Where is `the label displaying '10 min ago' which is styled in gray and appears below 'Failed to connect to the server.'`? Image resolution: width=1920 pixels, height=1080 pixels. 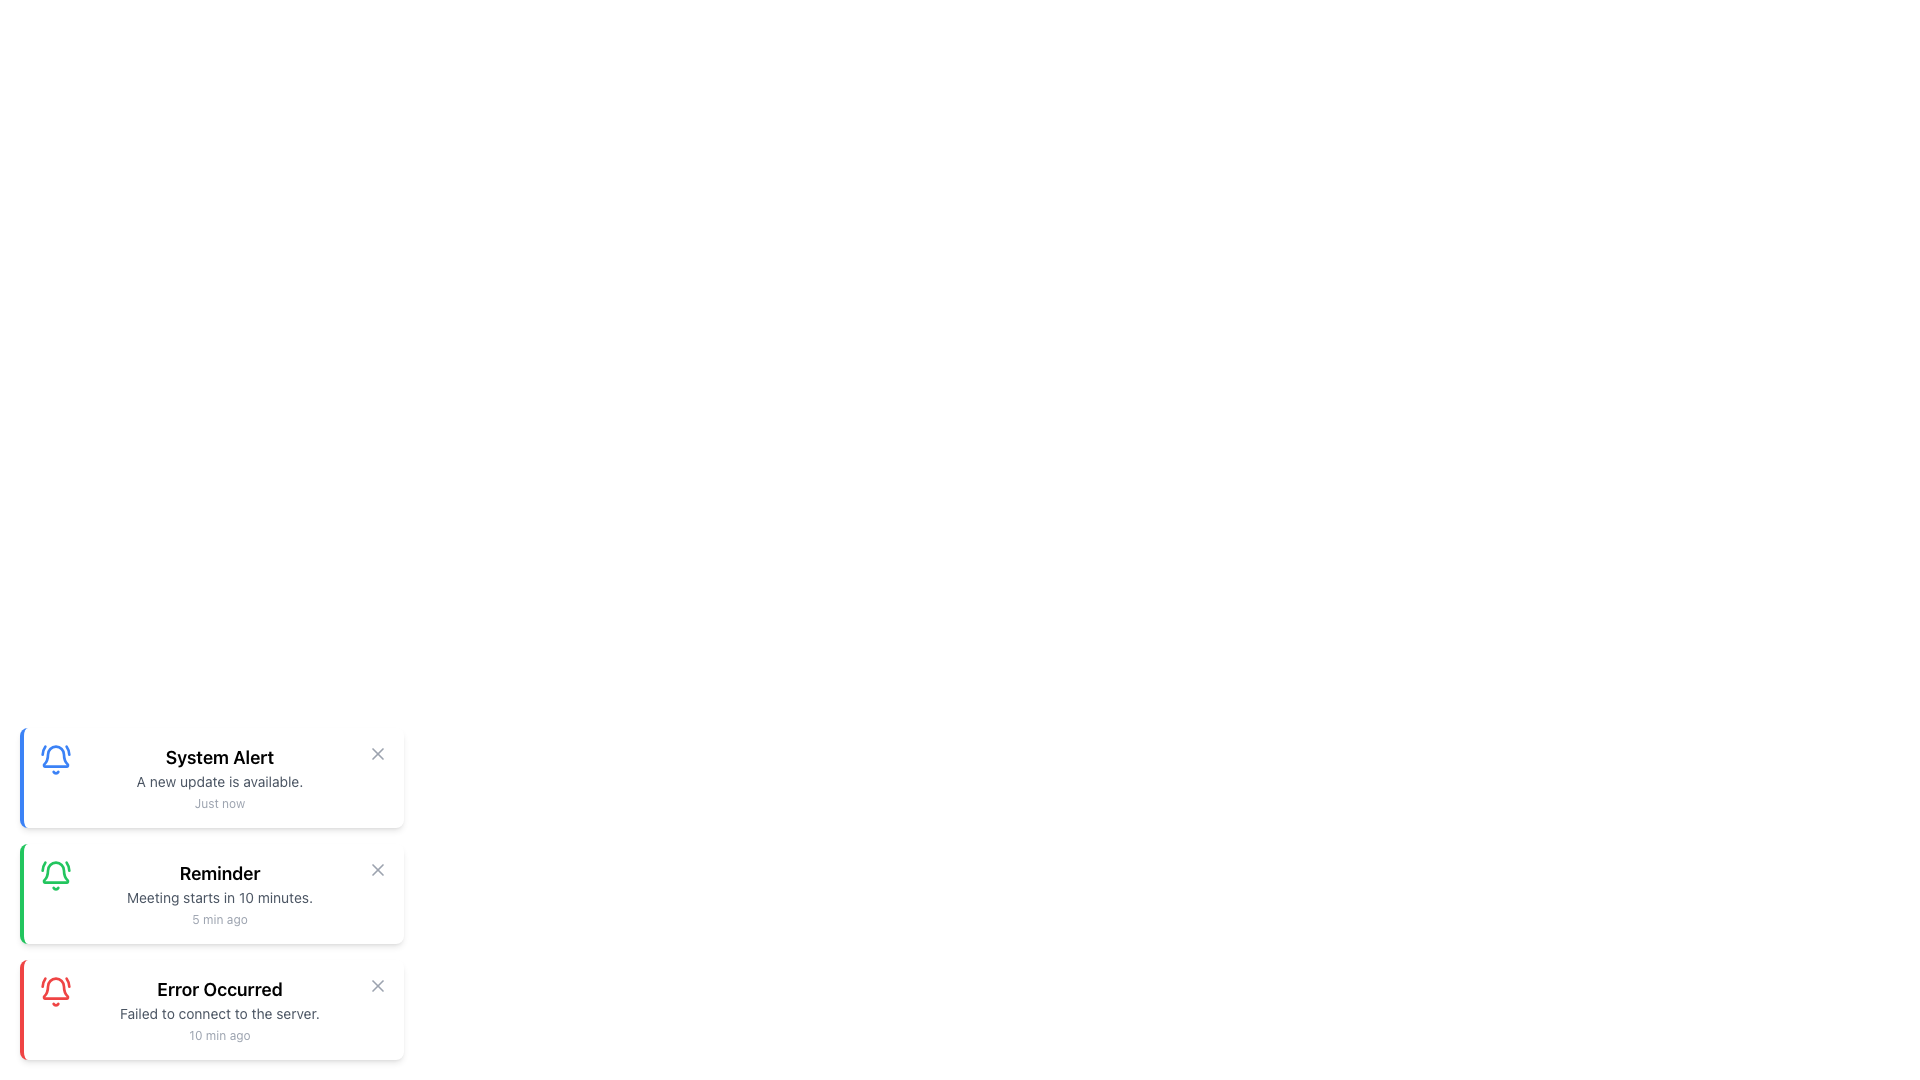 the label displaying '10 min ago' which is styled in gray and appears below 'Failed to connect to the server.' is located at coordinates (220, 1035).